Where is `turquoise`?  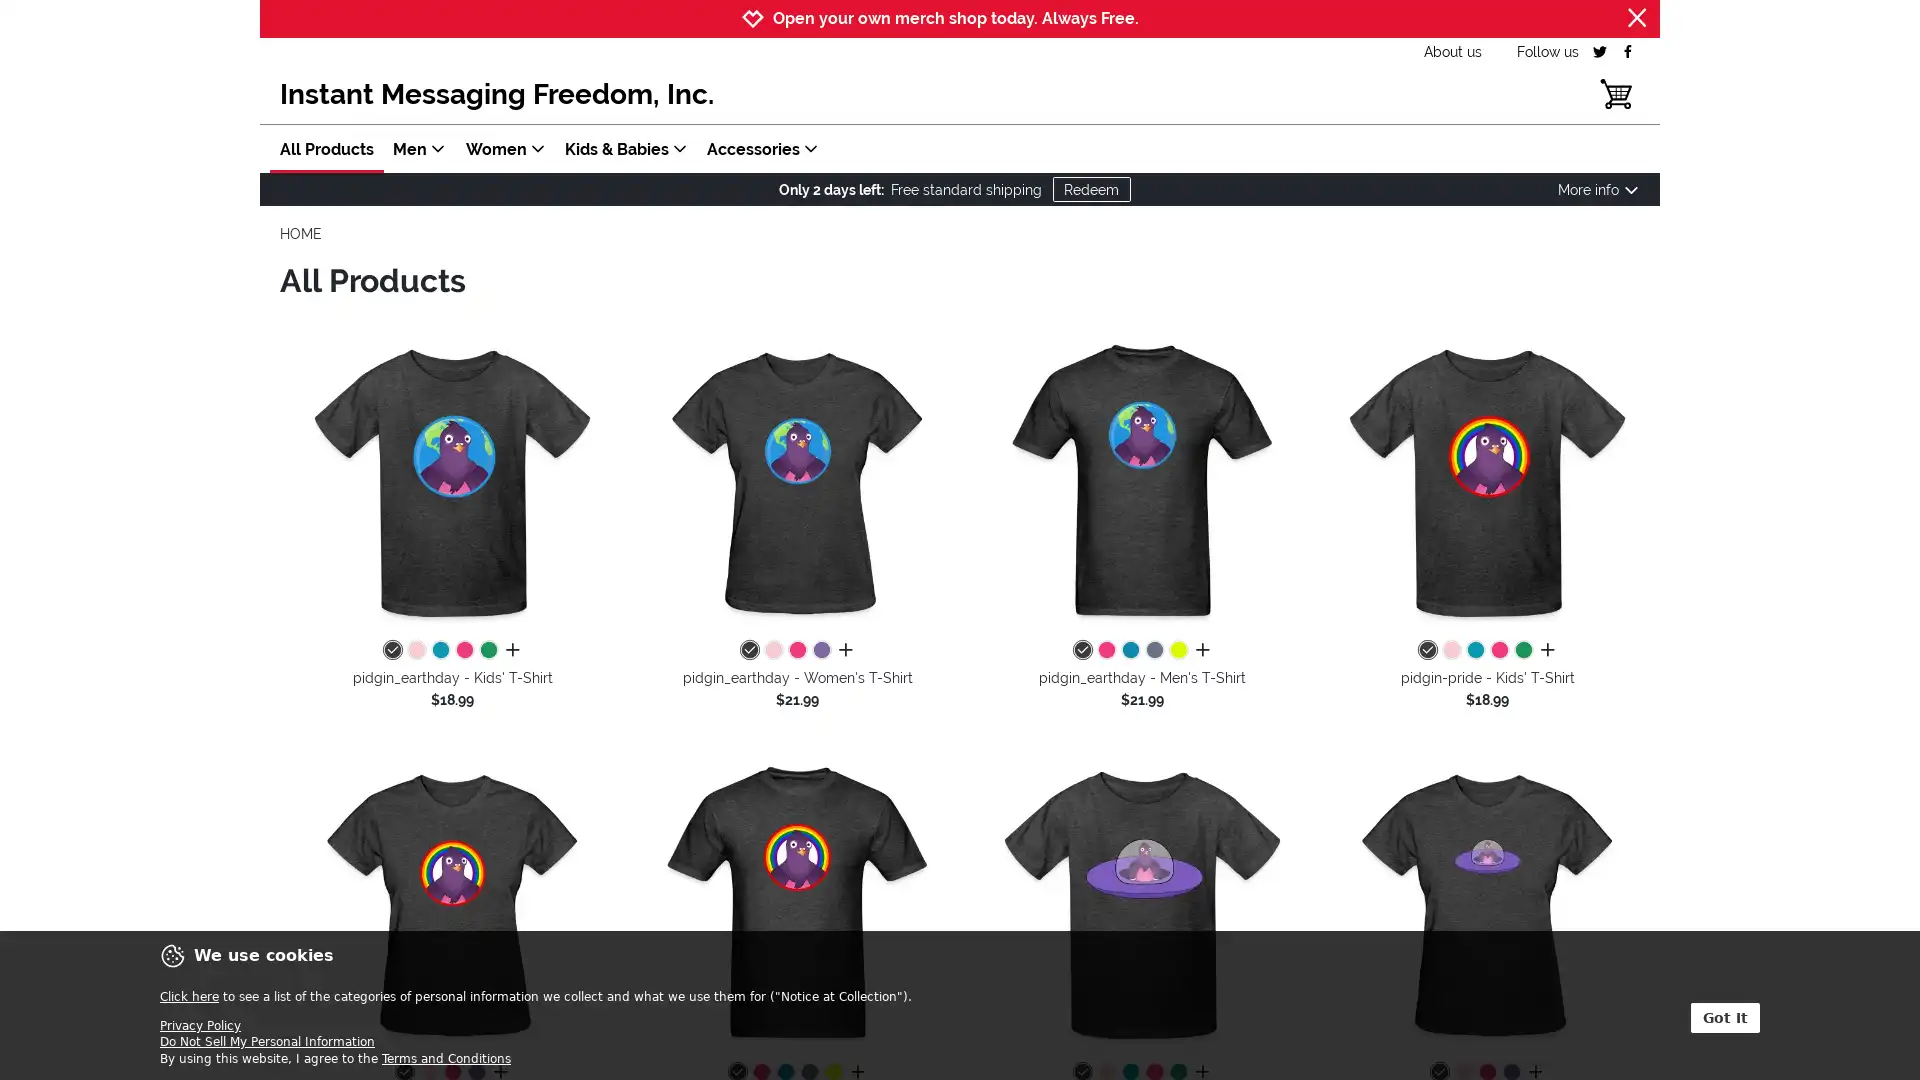 turquoise is located at coordinates (439, 651).